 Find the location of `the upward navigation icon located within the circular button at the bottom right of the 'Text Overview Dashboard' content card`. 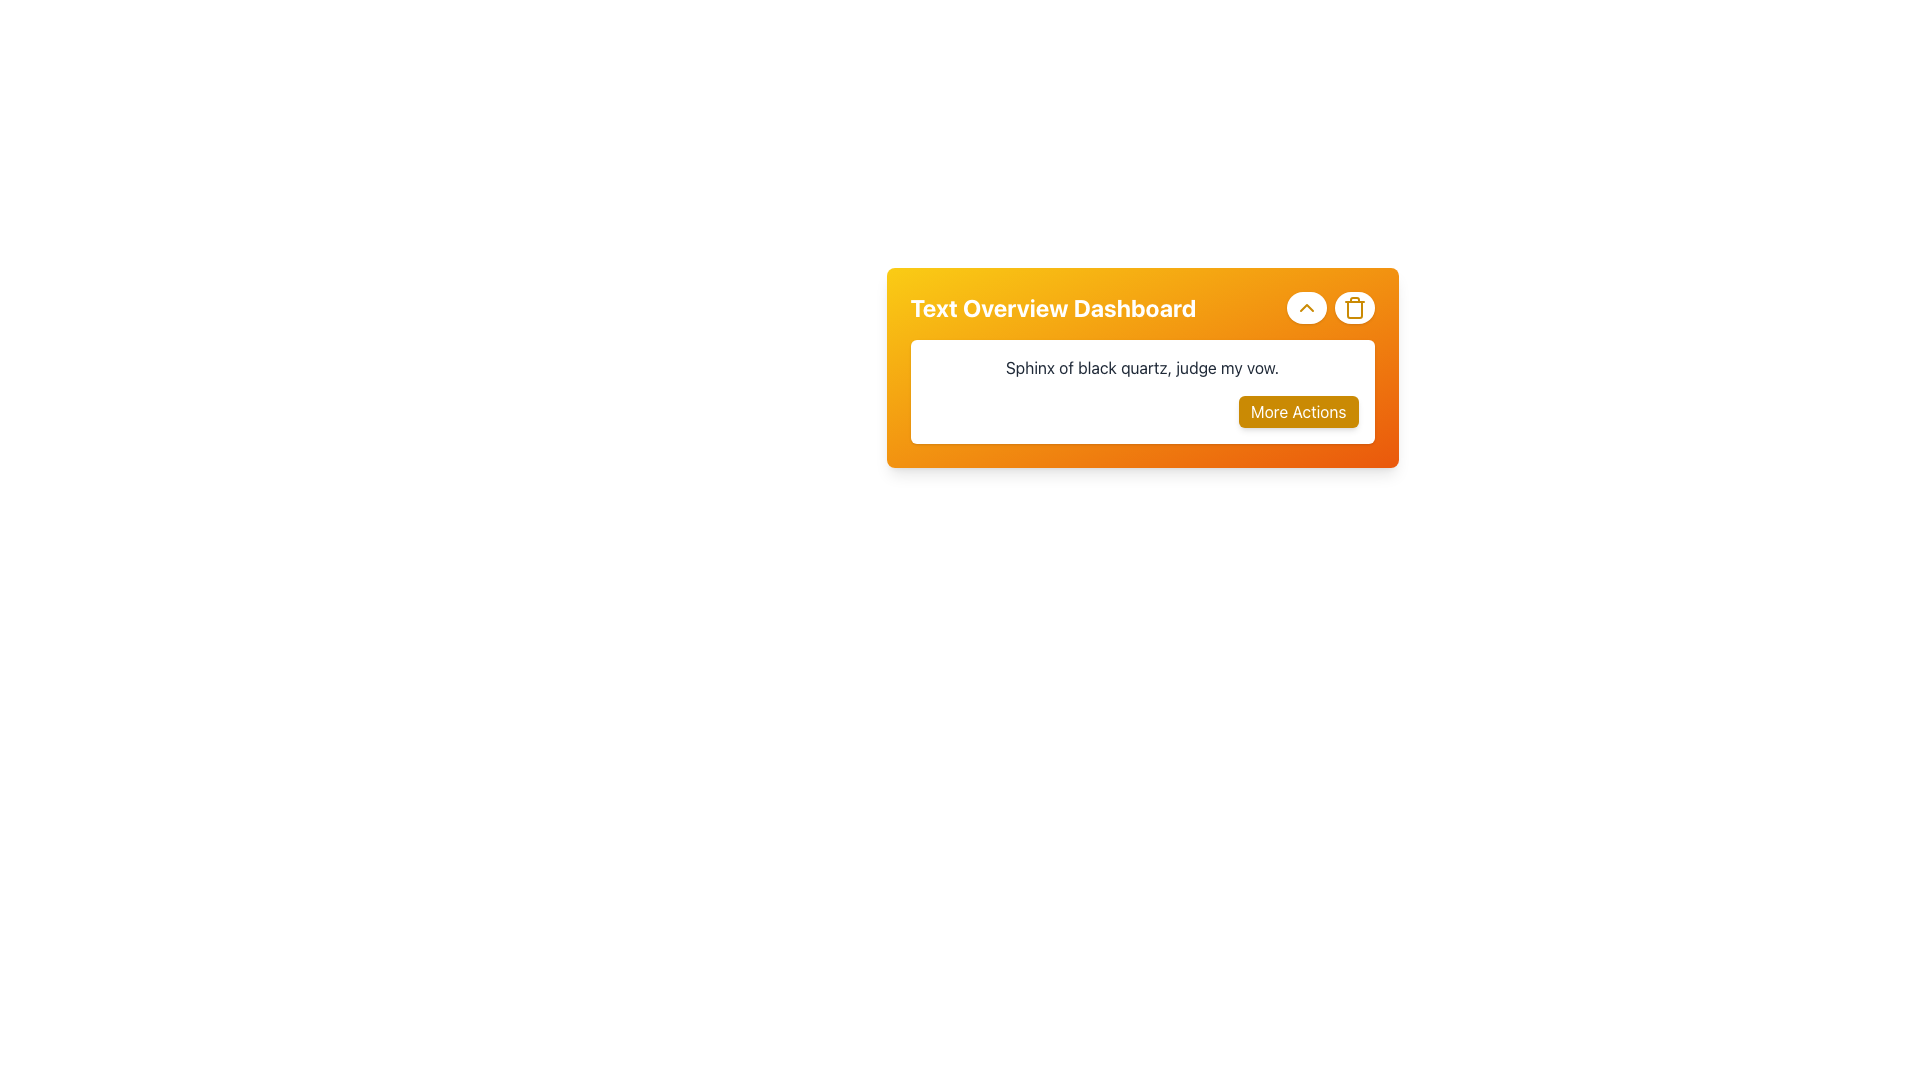

the upward navigation icon located within the circular button at the bottom right of the 'Text Overview Dashboard' content card is located at coordinates (1306, 308).